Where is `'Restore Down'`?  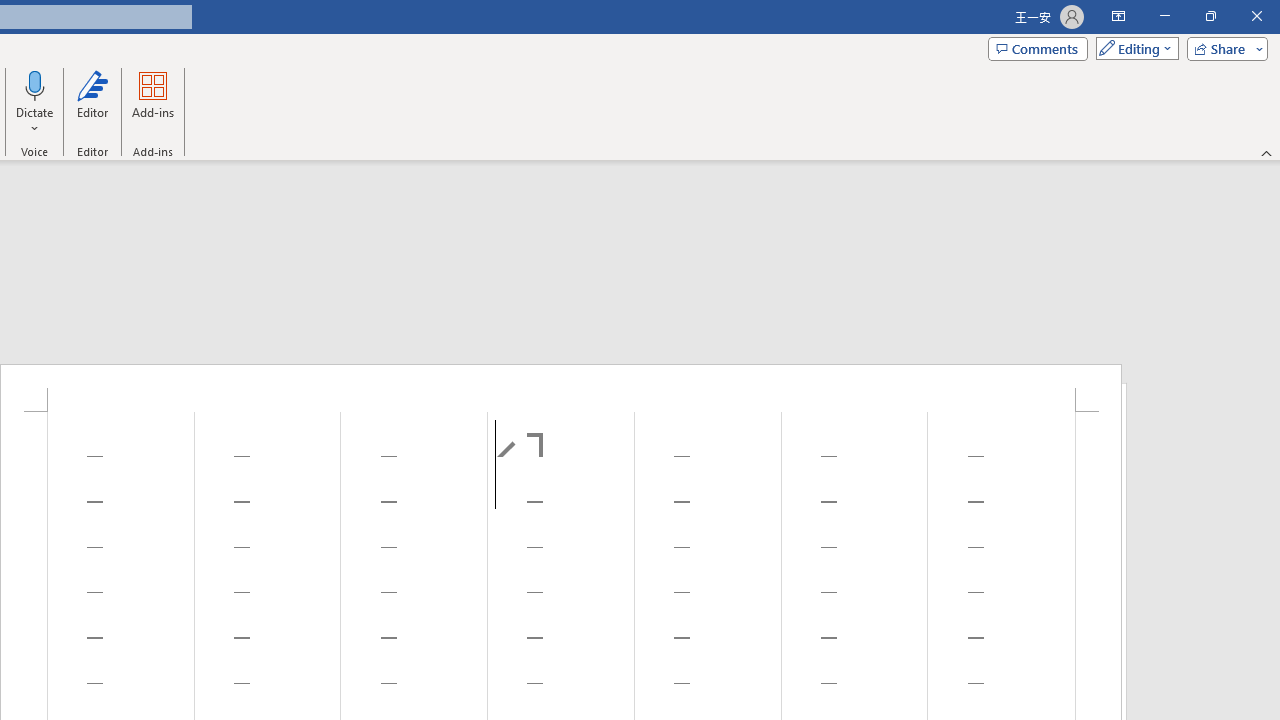
'Restore Down' is located at coordinates (1209, 16).